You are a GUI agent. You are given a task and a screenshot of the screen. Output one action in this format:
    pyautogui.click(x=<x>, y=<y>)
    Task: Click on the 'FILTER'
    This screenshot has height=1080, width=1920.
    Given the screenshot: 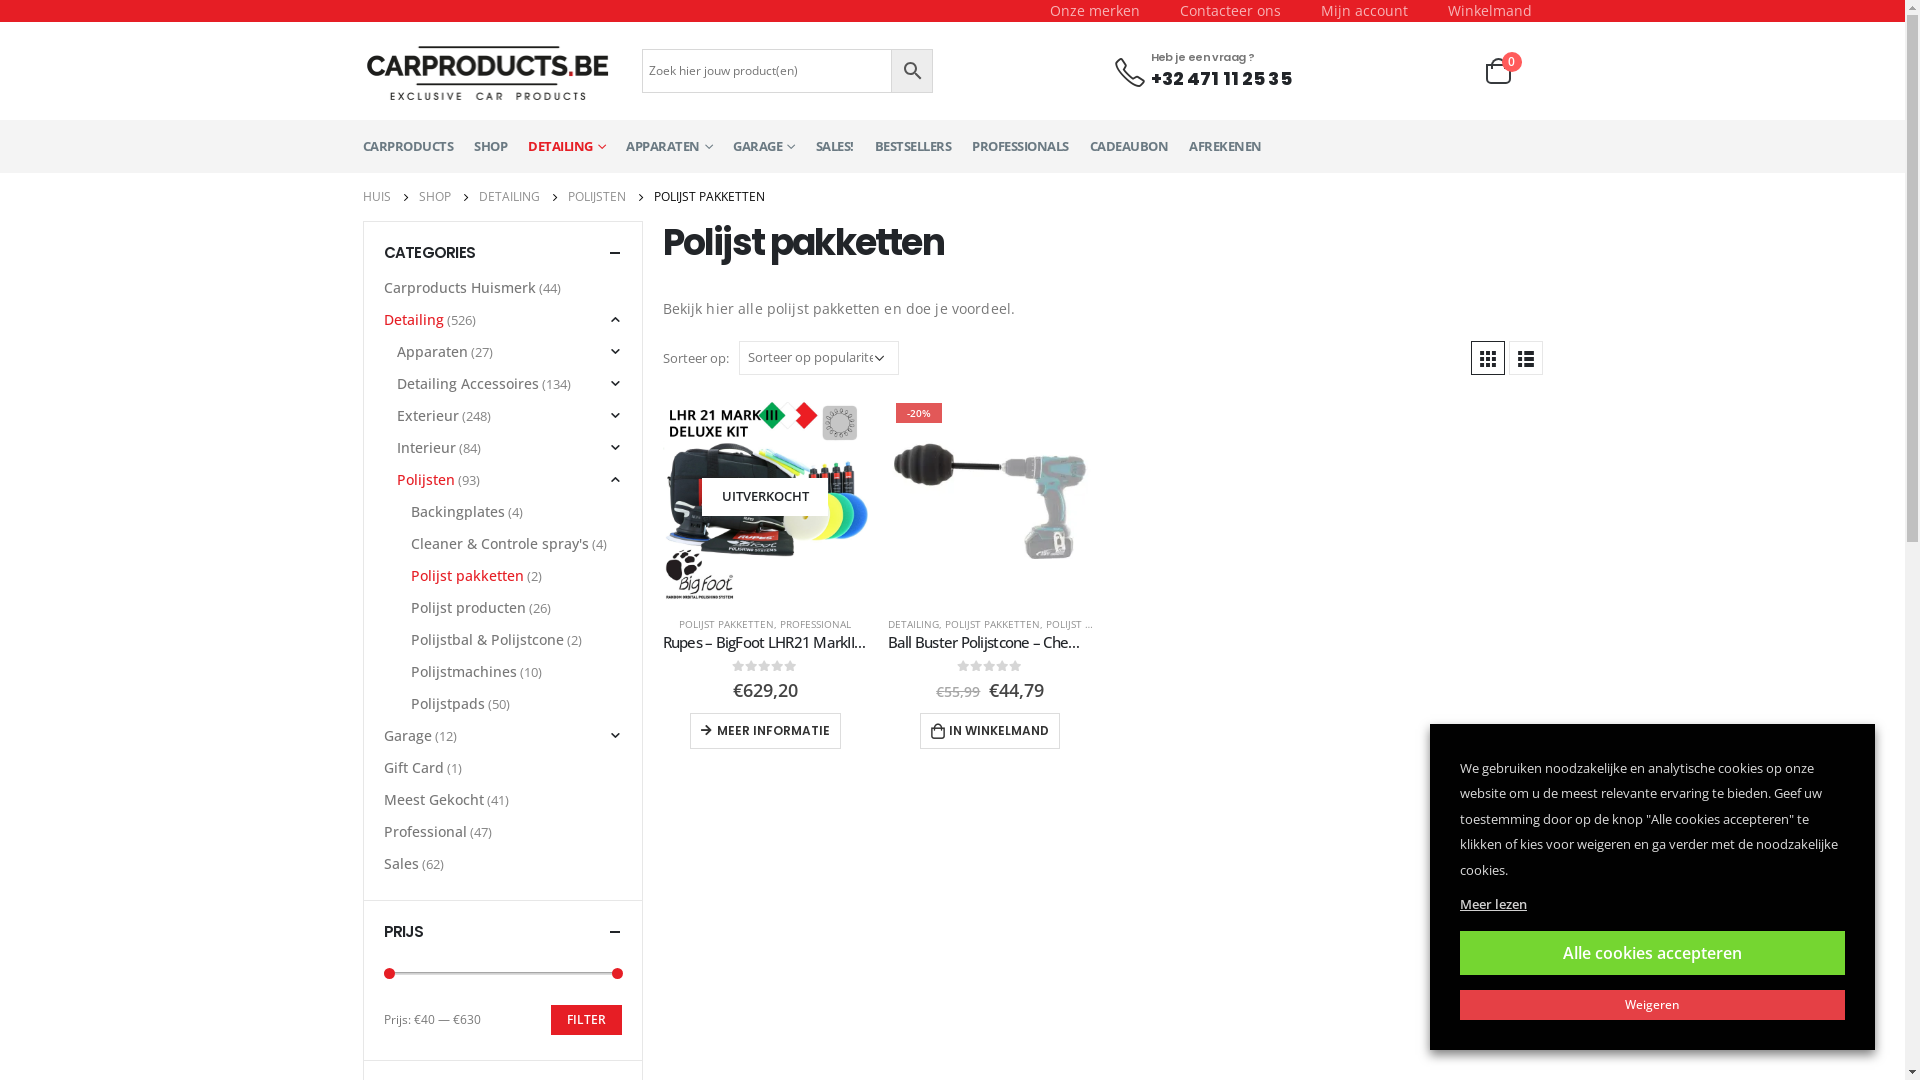 What is the action you would take?
    pyautogui.click(x=584, y=1019)
    